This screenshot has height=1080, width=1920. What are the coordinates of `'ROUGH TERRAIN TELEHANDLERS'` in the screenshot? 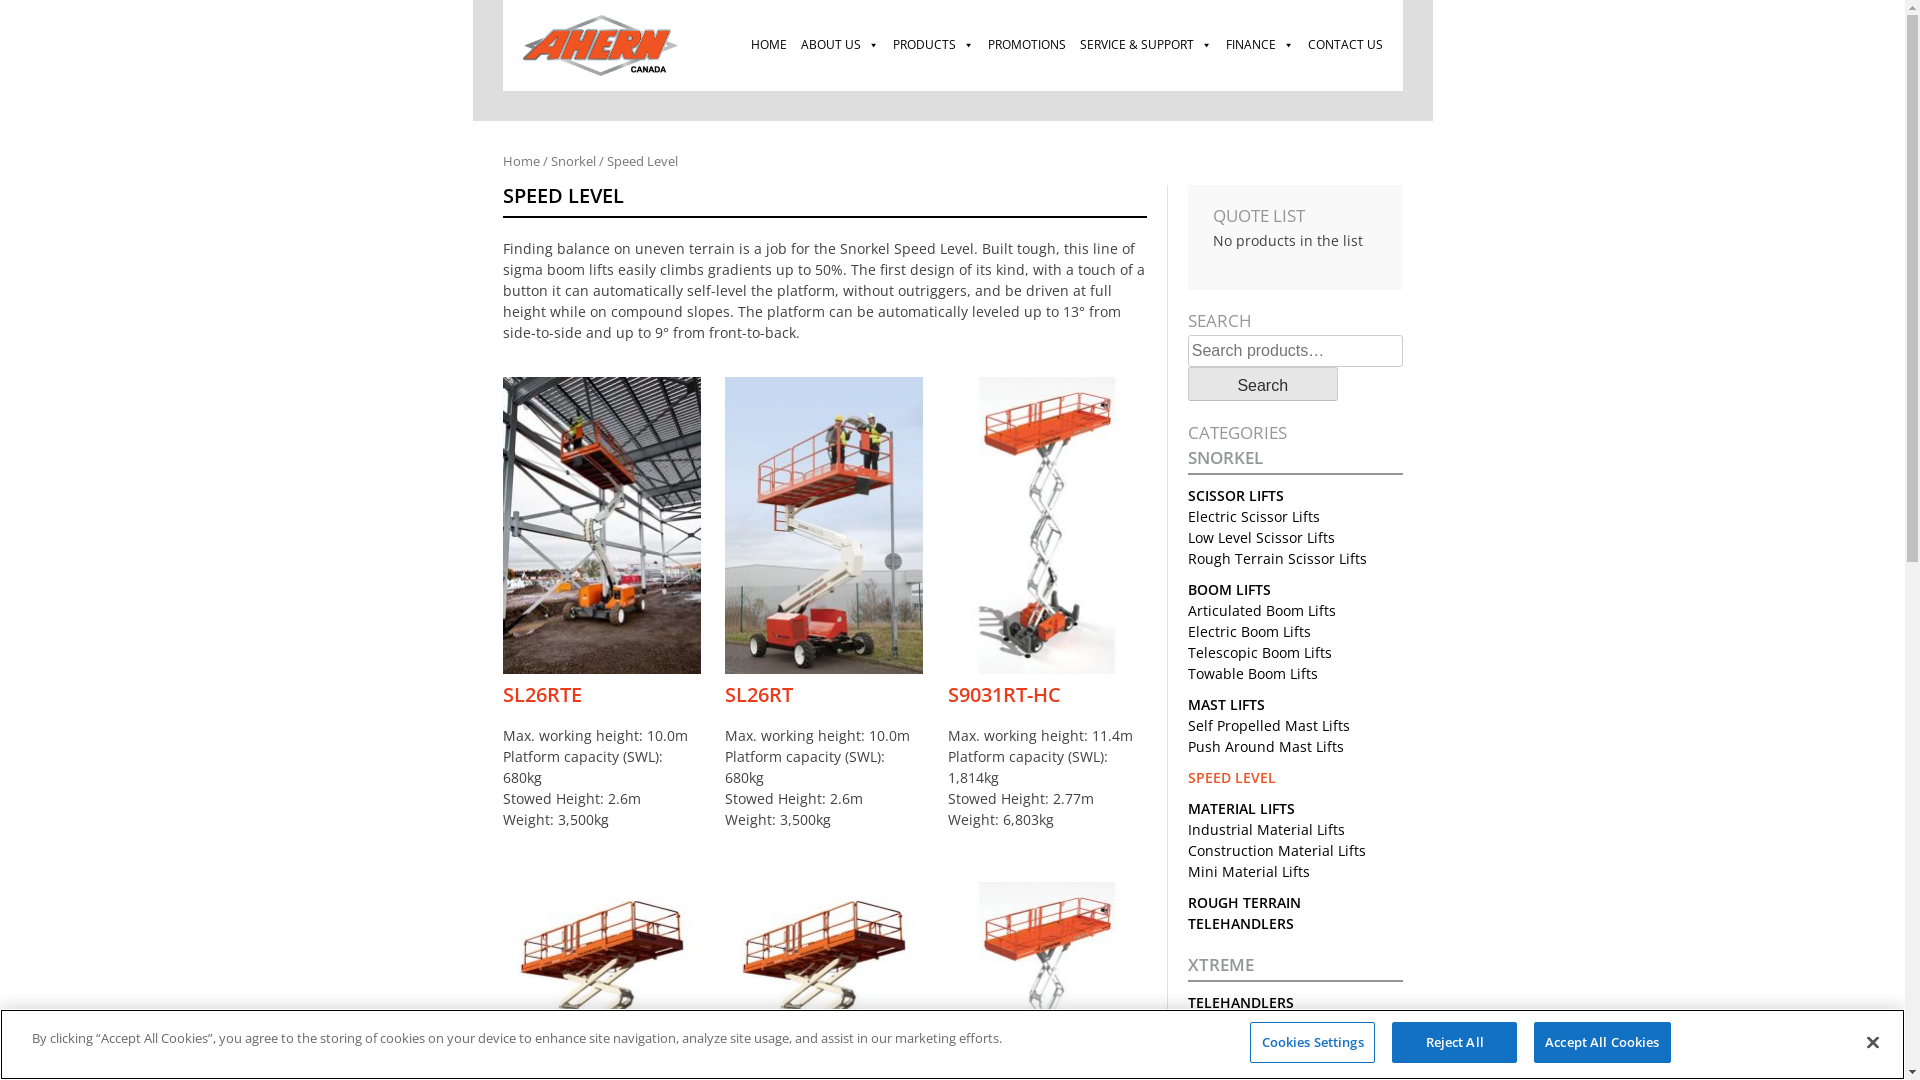 It's located at (1243, 913).